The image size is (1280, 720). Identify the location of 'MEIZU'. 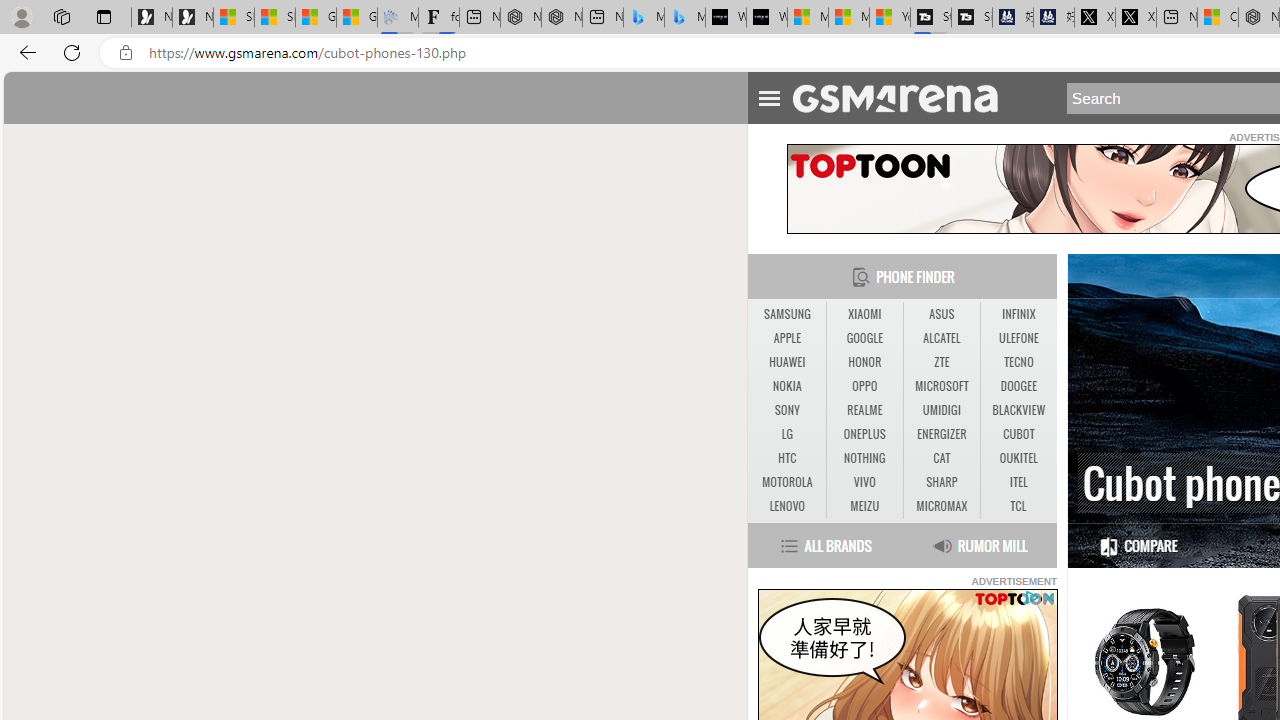
(864, 505).